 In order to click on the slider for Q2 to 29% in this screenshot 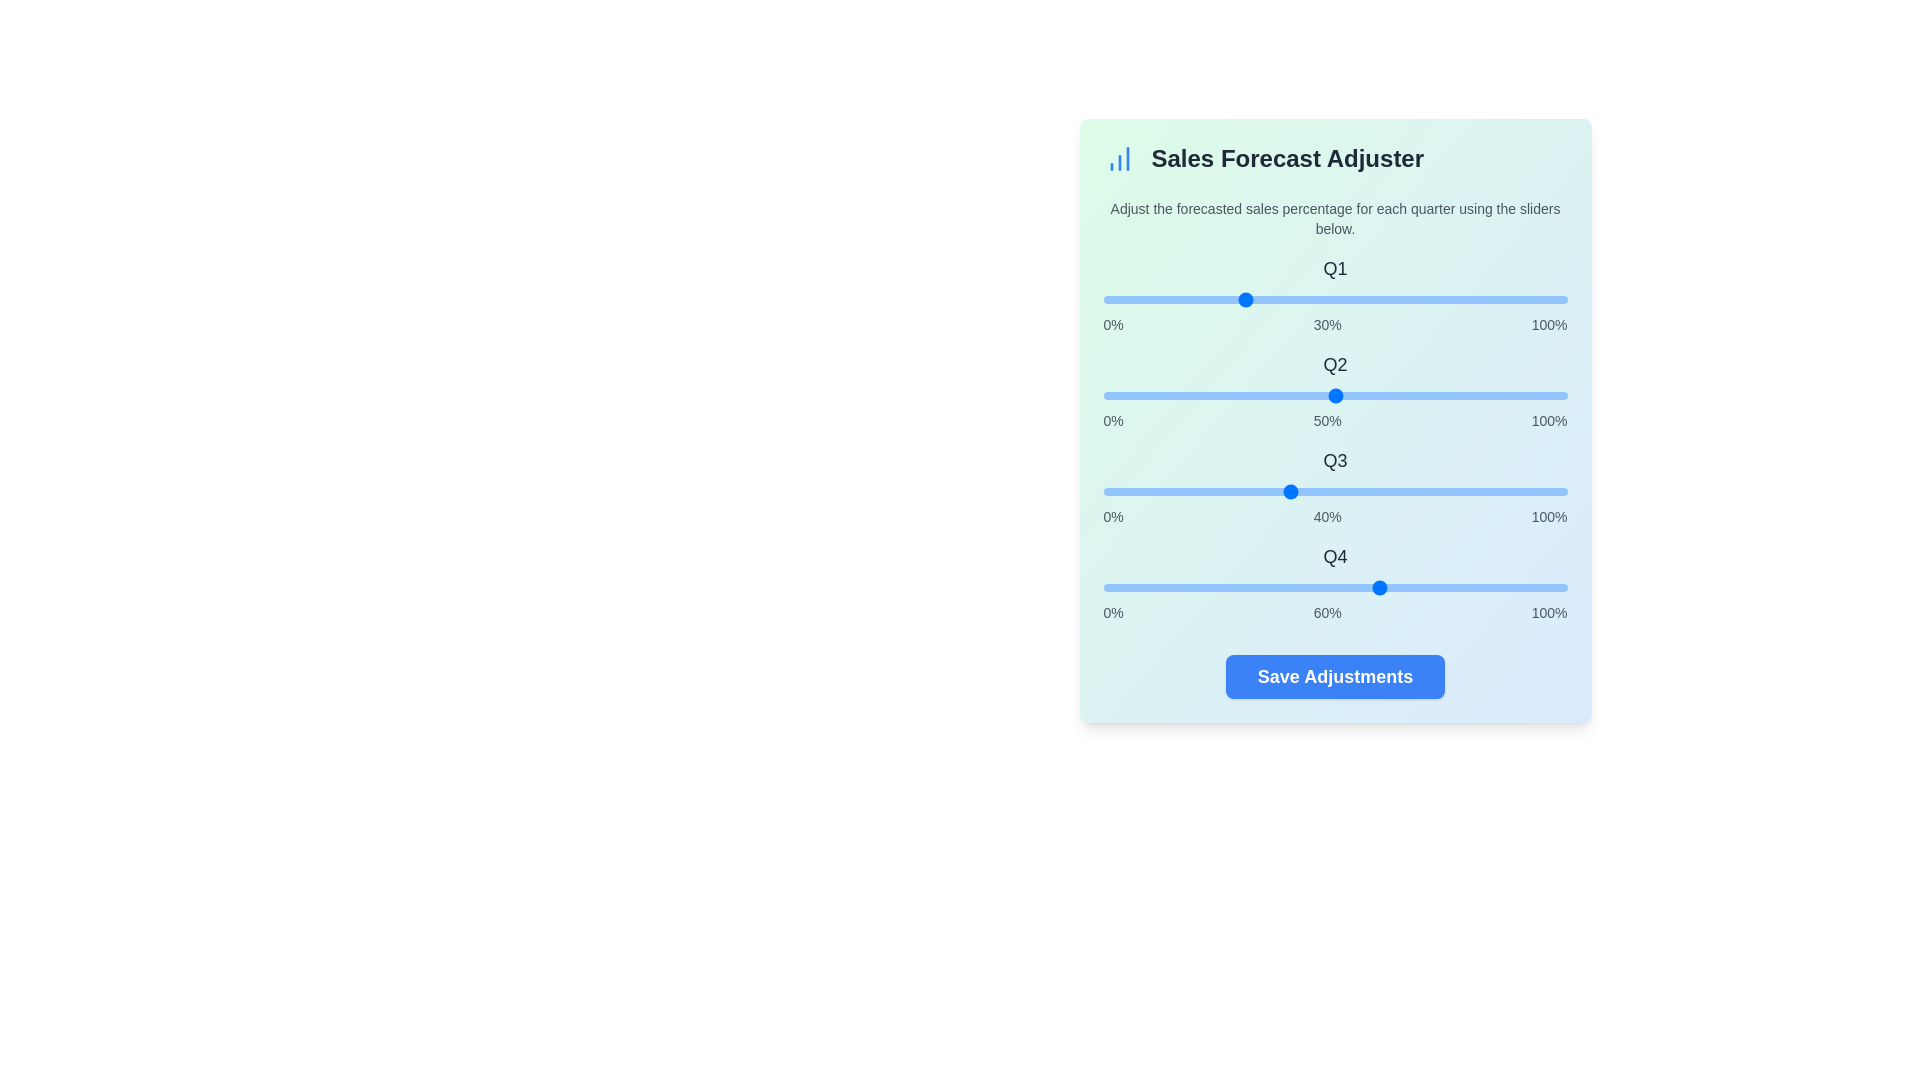, I will do `click(1237, 396)`.